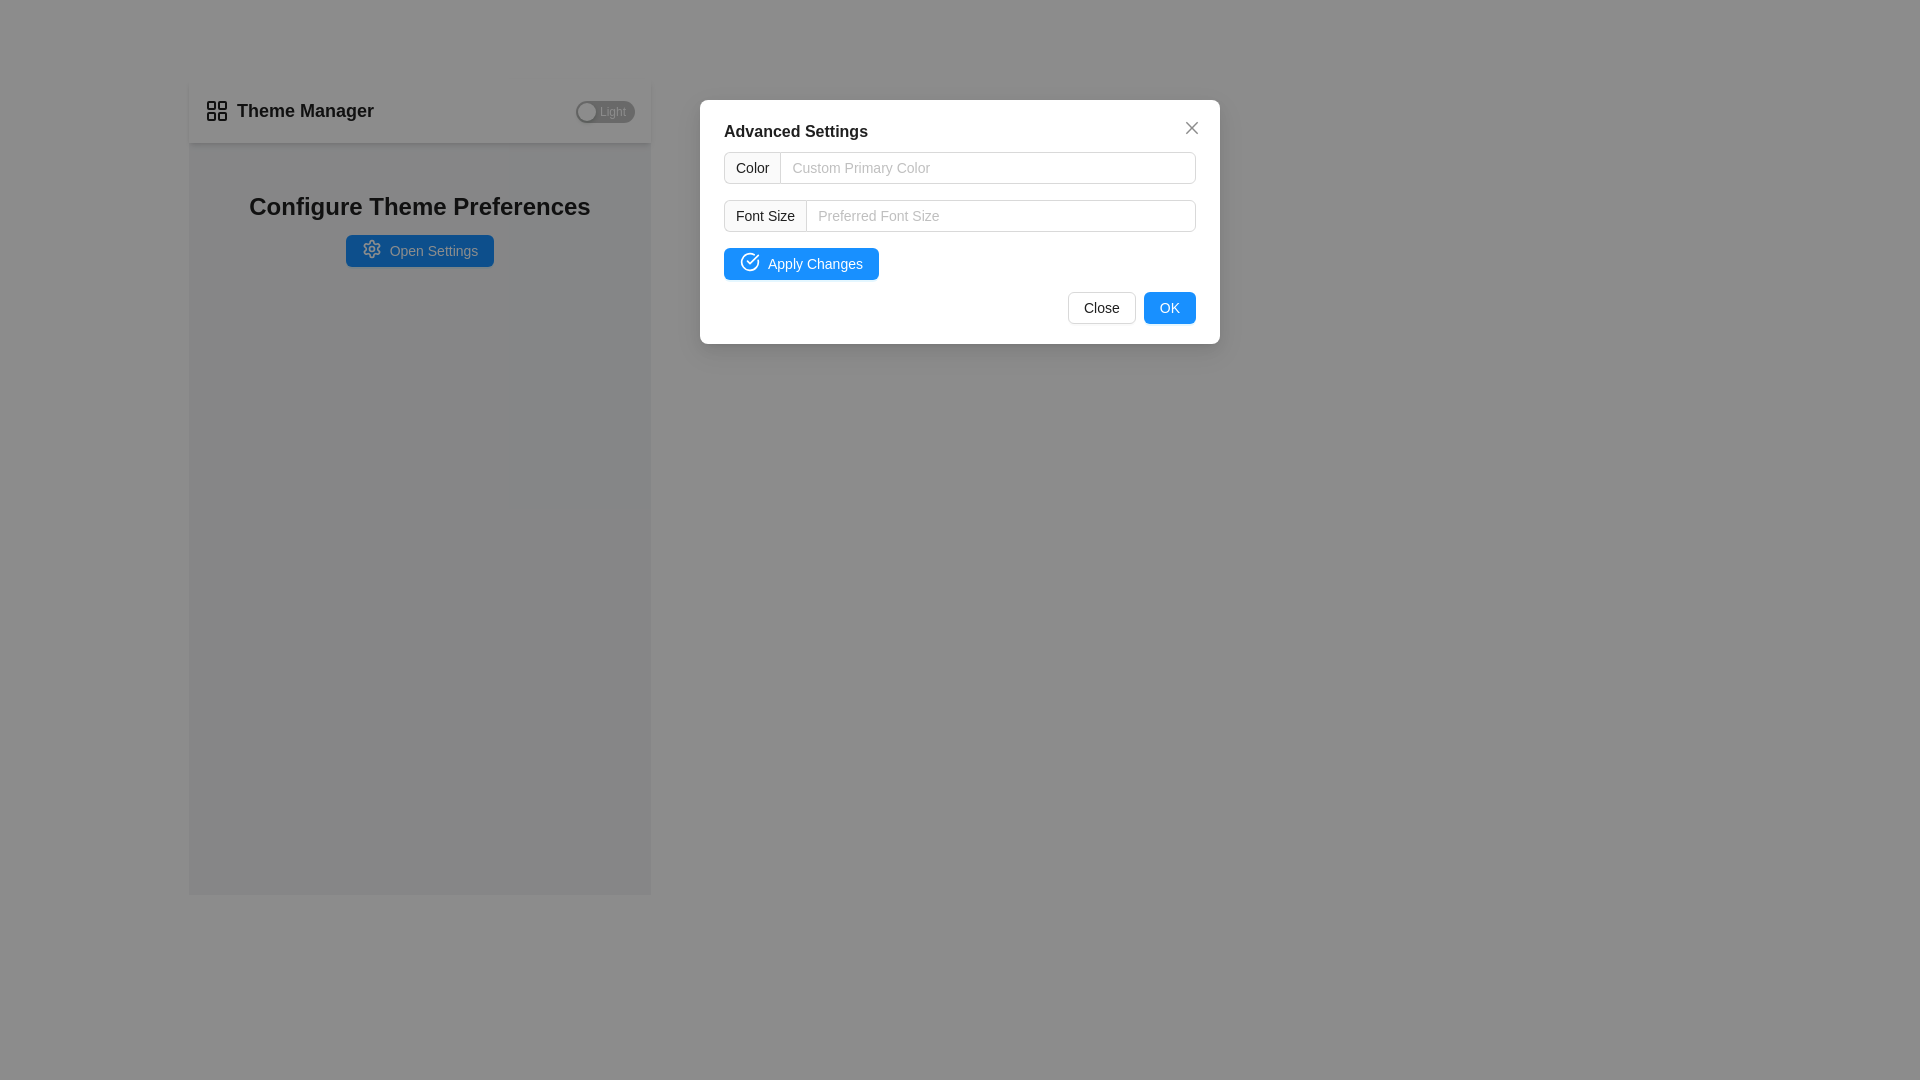 This screenshot has width=1920, height=1080. What do you see at coordinates (418, 249) in the screenshot?
I see `the advanced settings button located centrally below the 'Configure Theme Preferences' text` at bounding box center [418, 249].